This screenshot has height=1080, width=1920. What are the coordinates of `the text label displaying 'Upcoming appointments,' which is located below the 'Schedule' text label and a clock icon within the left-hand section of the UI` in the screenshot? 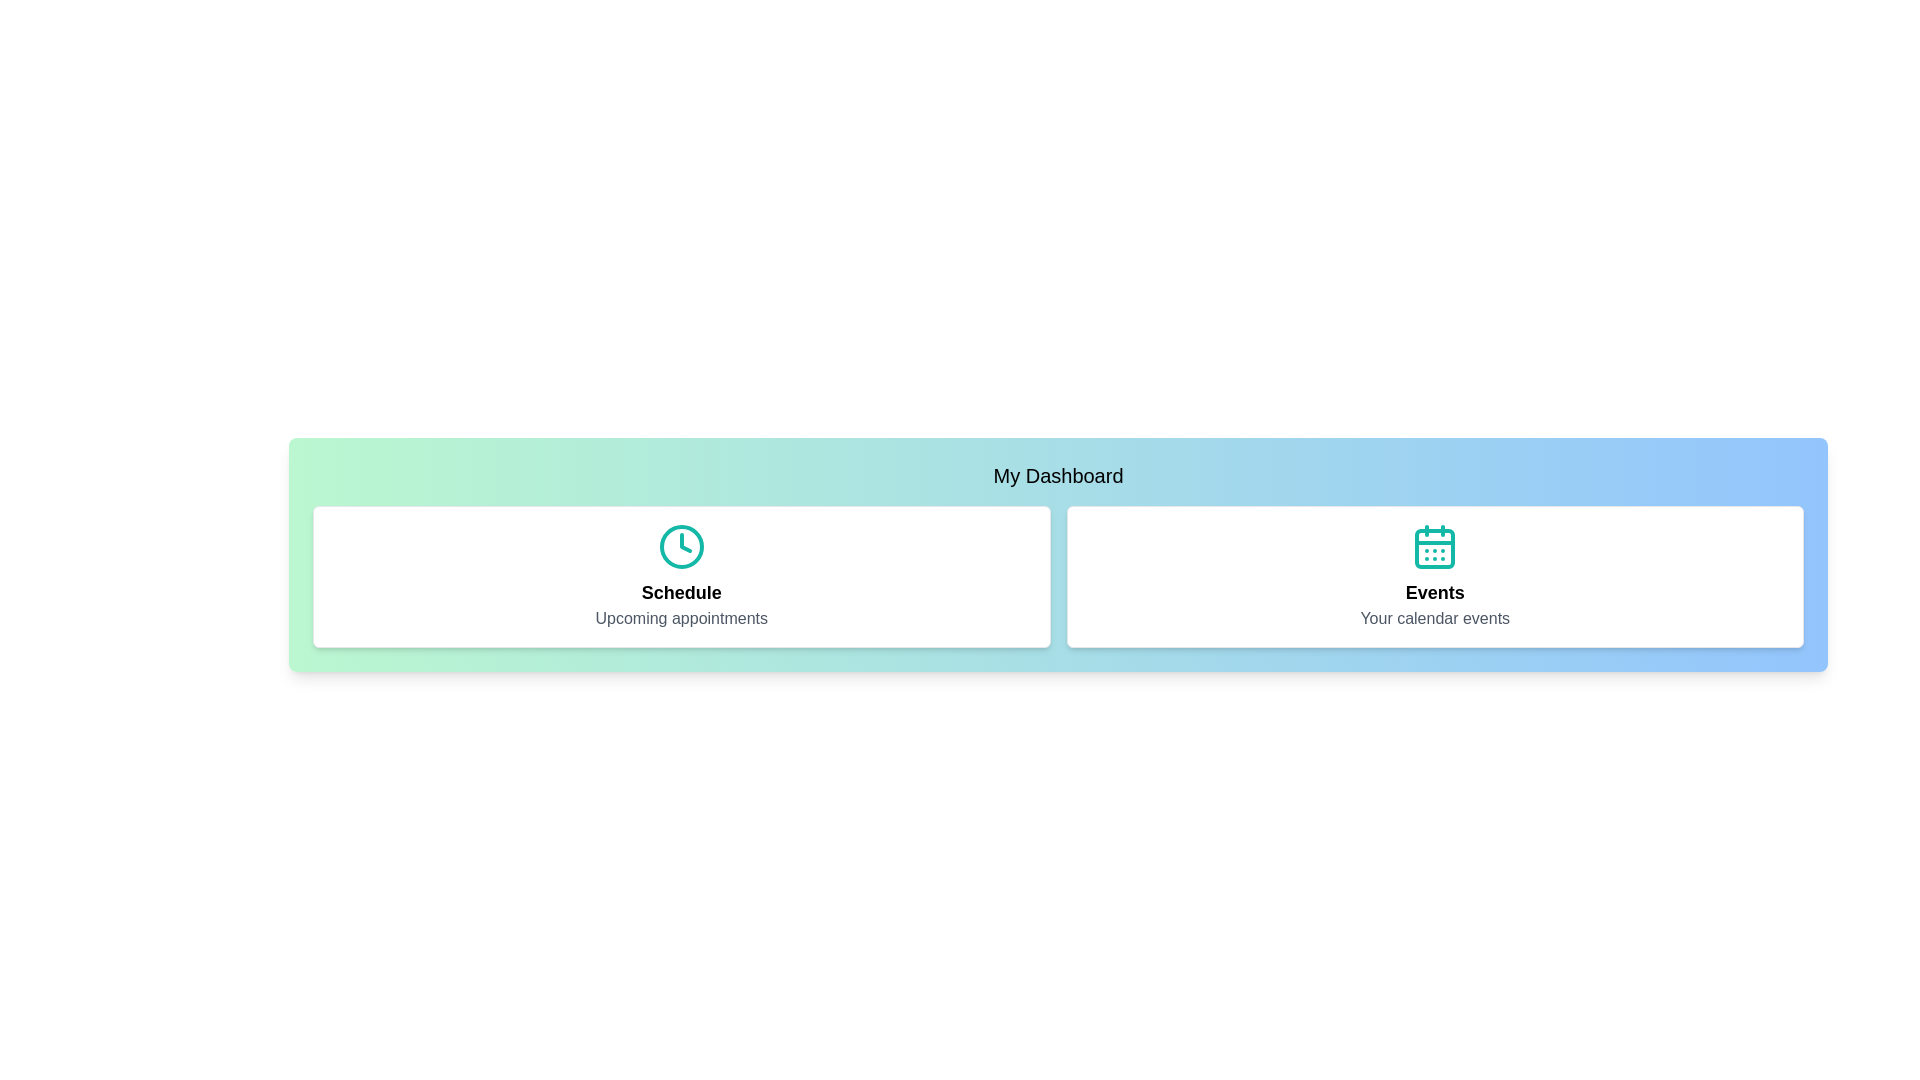 It's located at (681, 617).